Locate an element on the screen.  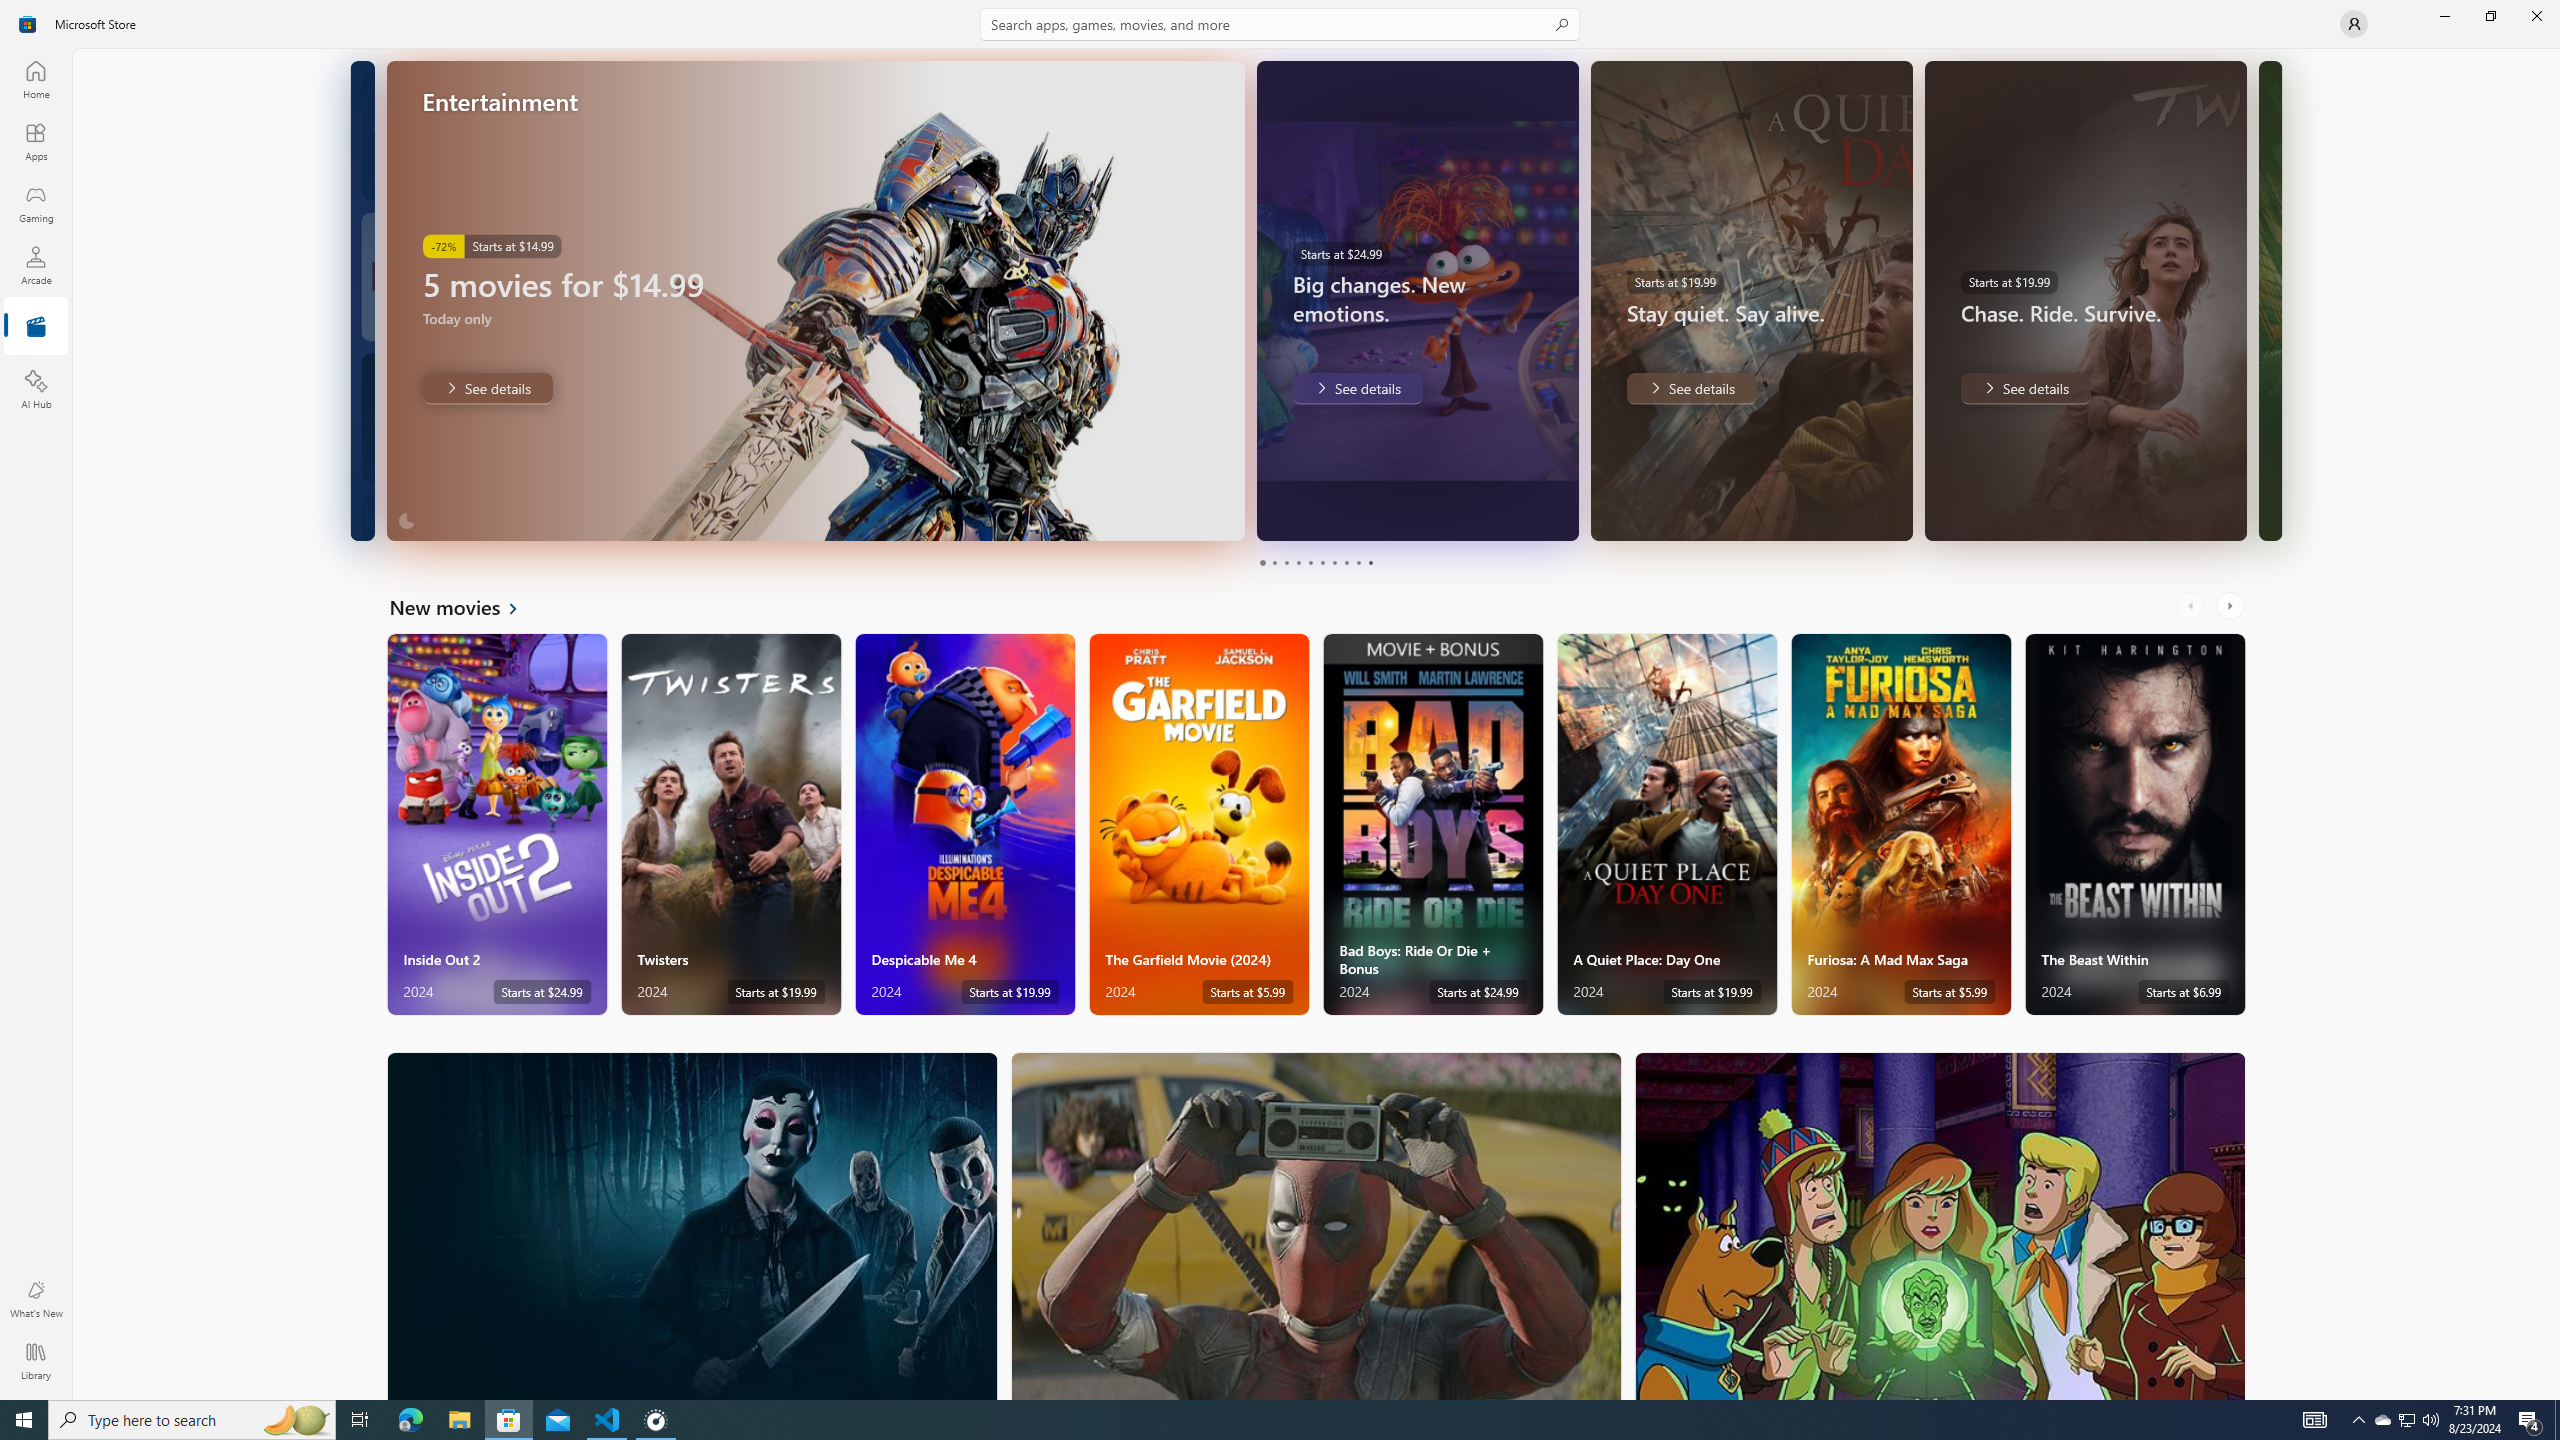
'Page 3' is located at coordinates (1285, 562).